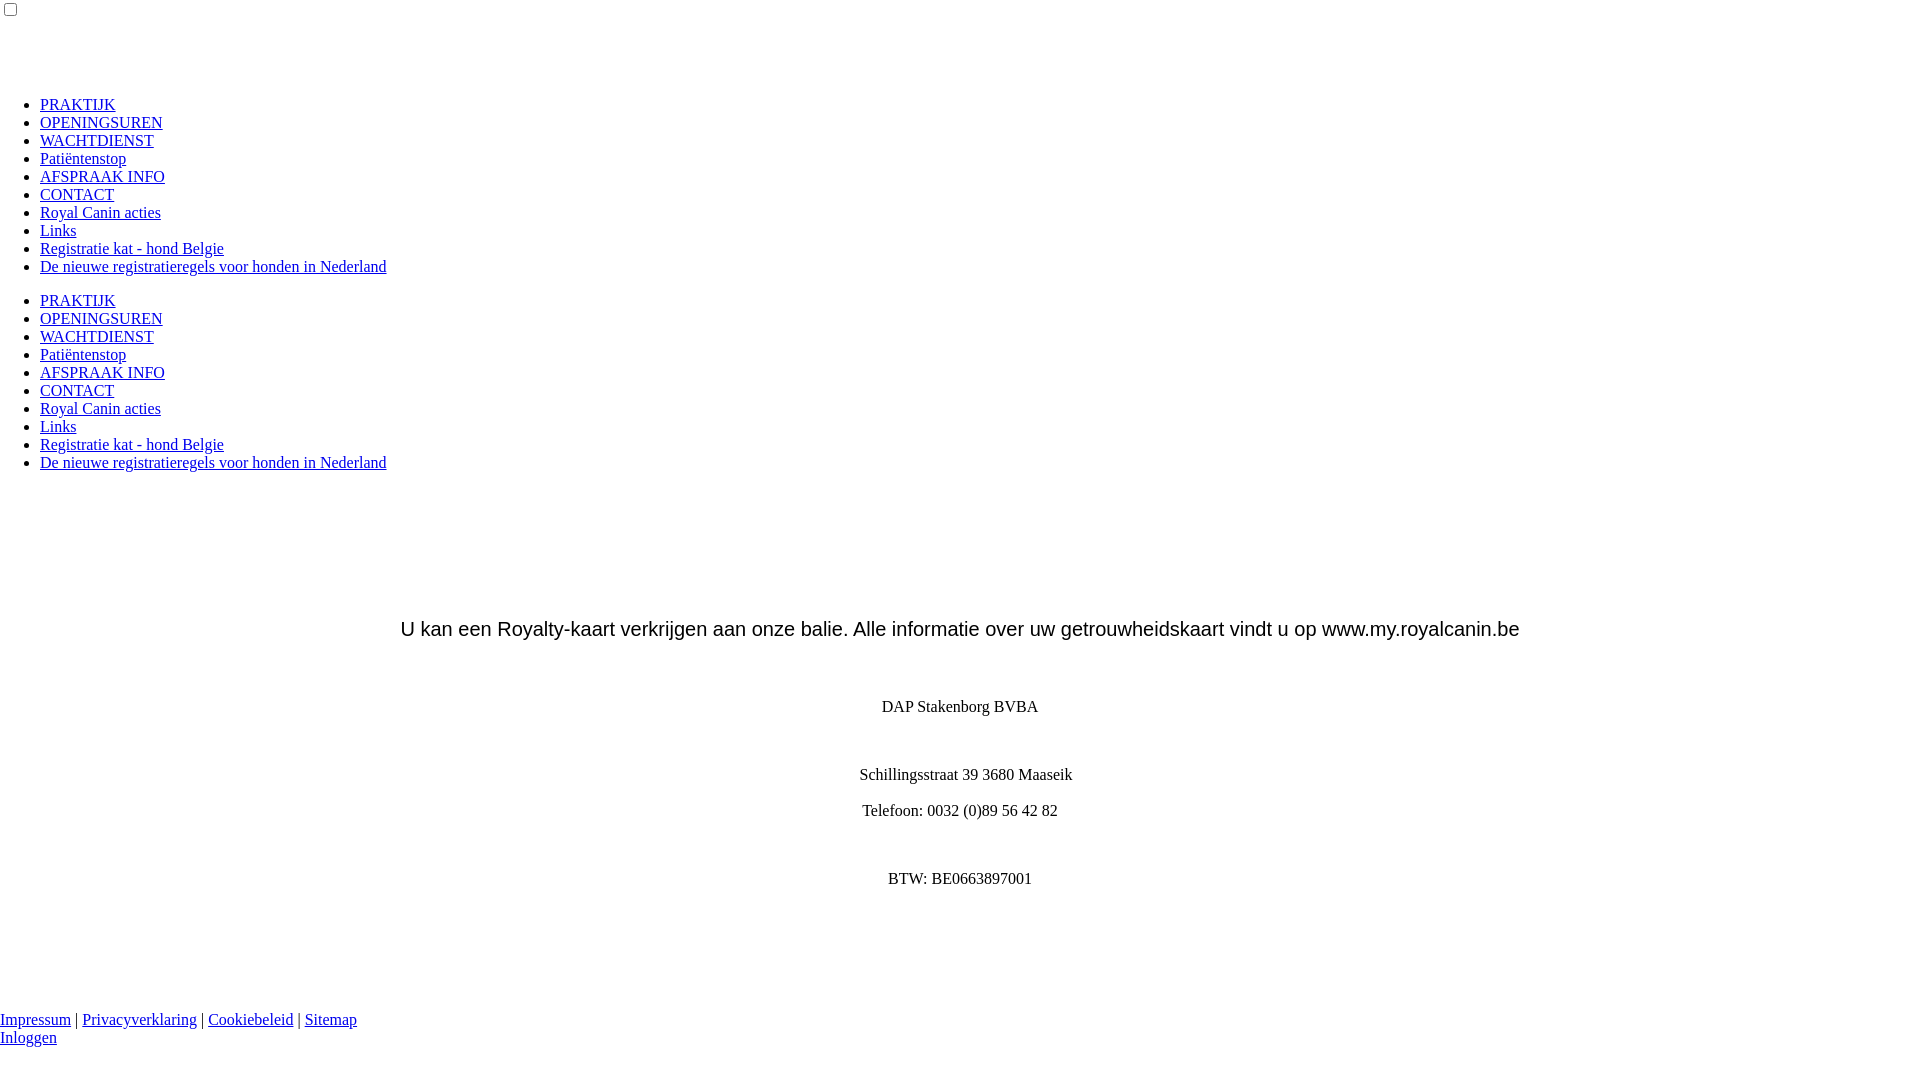  I want to click on 'AFSPRAAK INFO', so click(101, 175).